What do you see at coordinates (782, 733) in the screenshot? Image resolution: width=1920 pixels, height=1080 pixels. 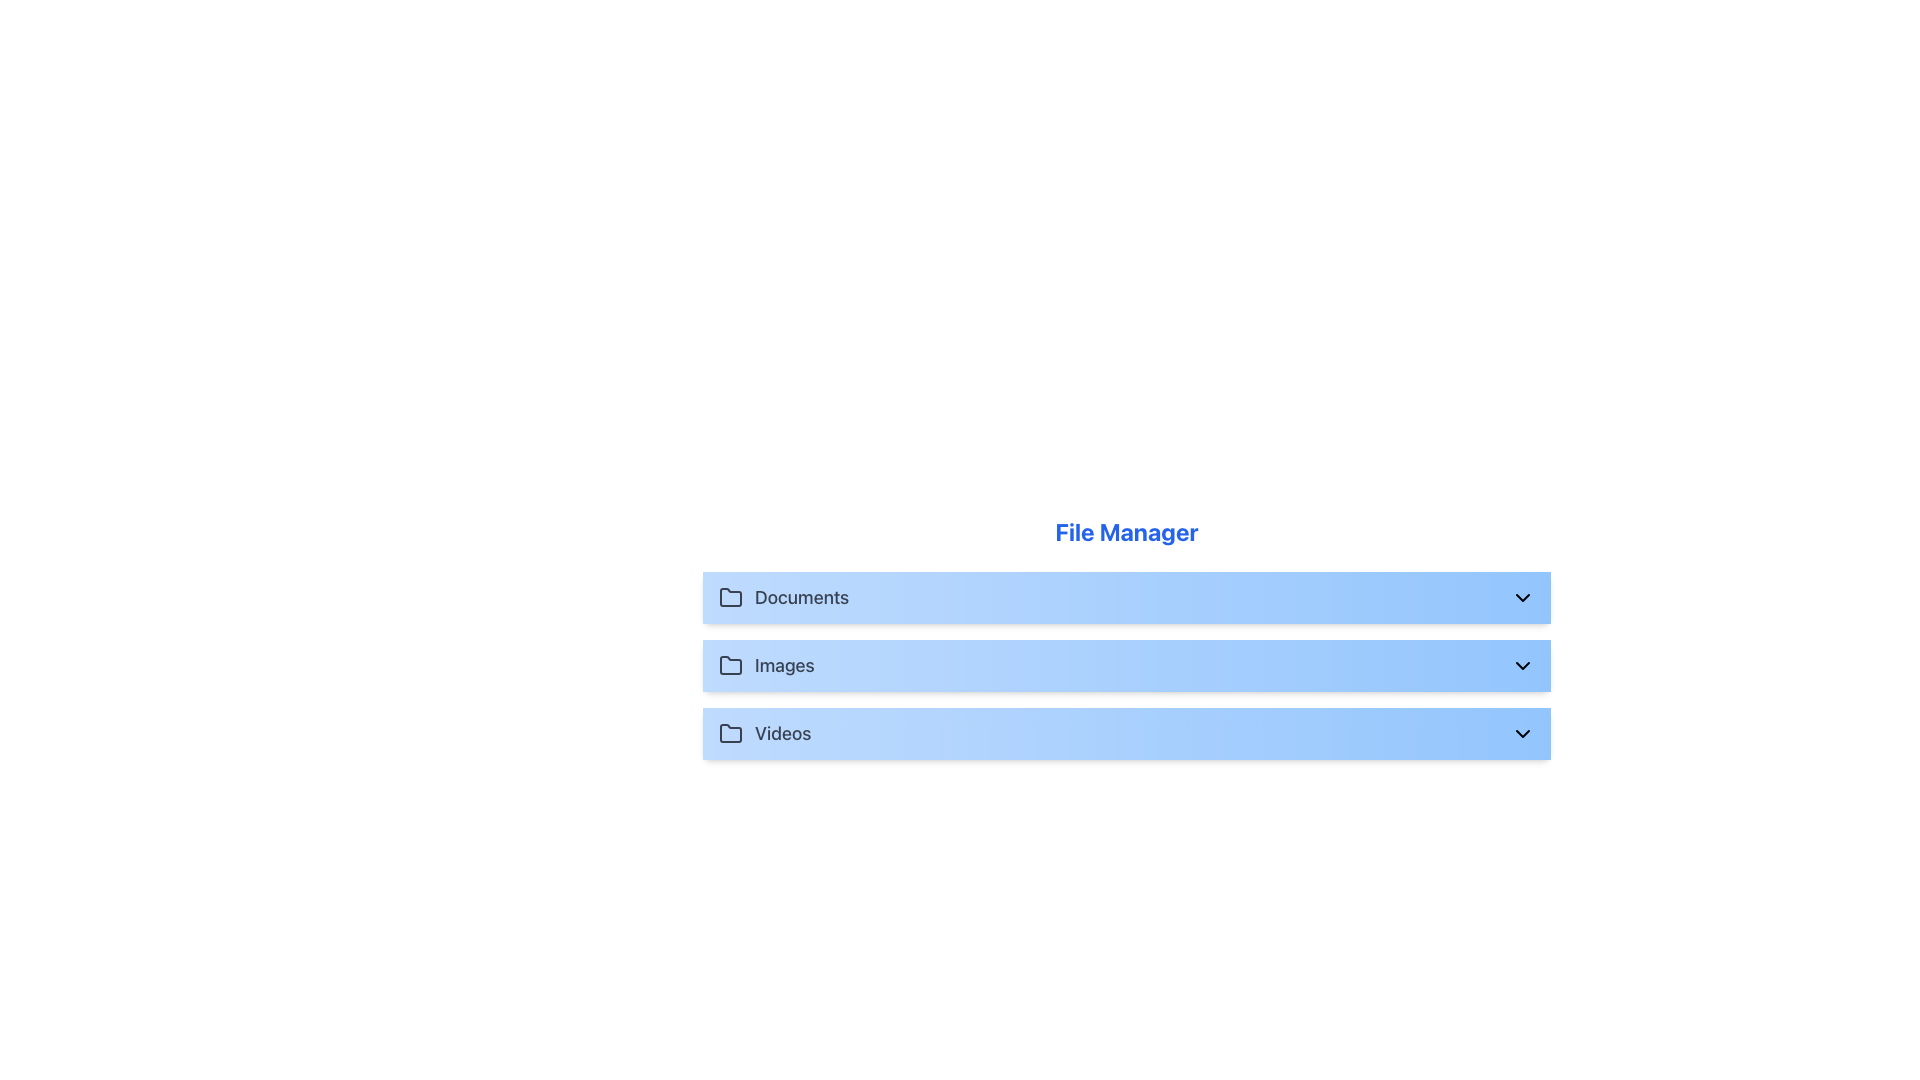 I see `the label for the 'Videos' folder, which is positioned in the third row of a vertical list of labeled folder entries` at bounding box center [782, 733].